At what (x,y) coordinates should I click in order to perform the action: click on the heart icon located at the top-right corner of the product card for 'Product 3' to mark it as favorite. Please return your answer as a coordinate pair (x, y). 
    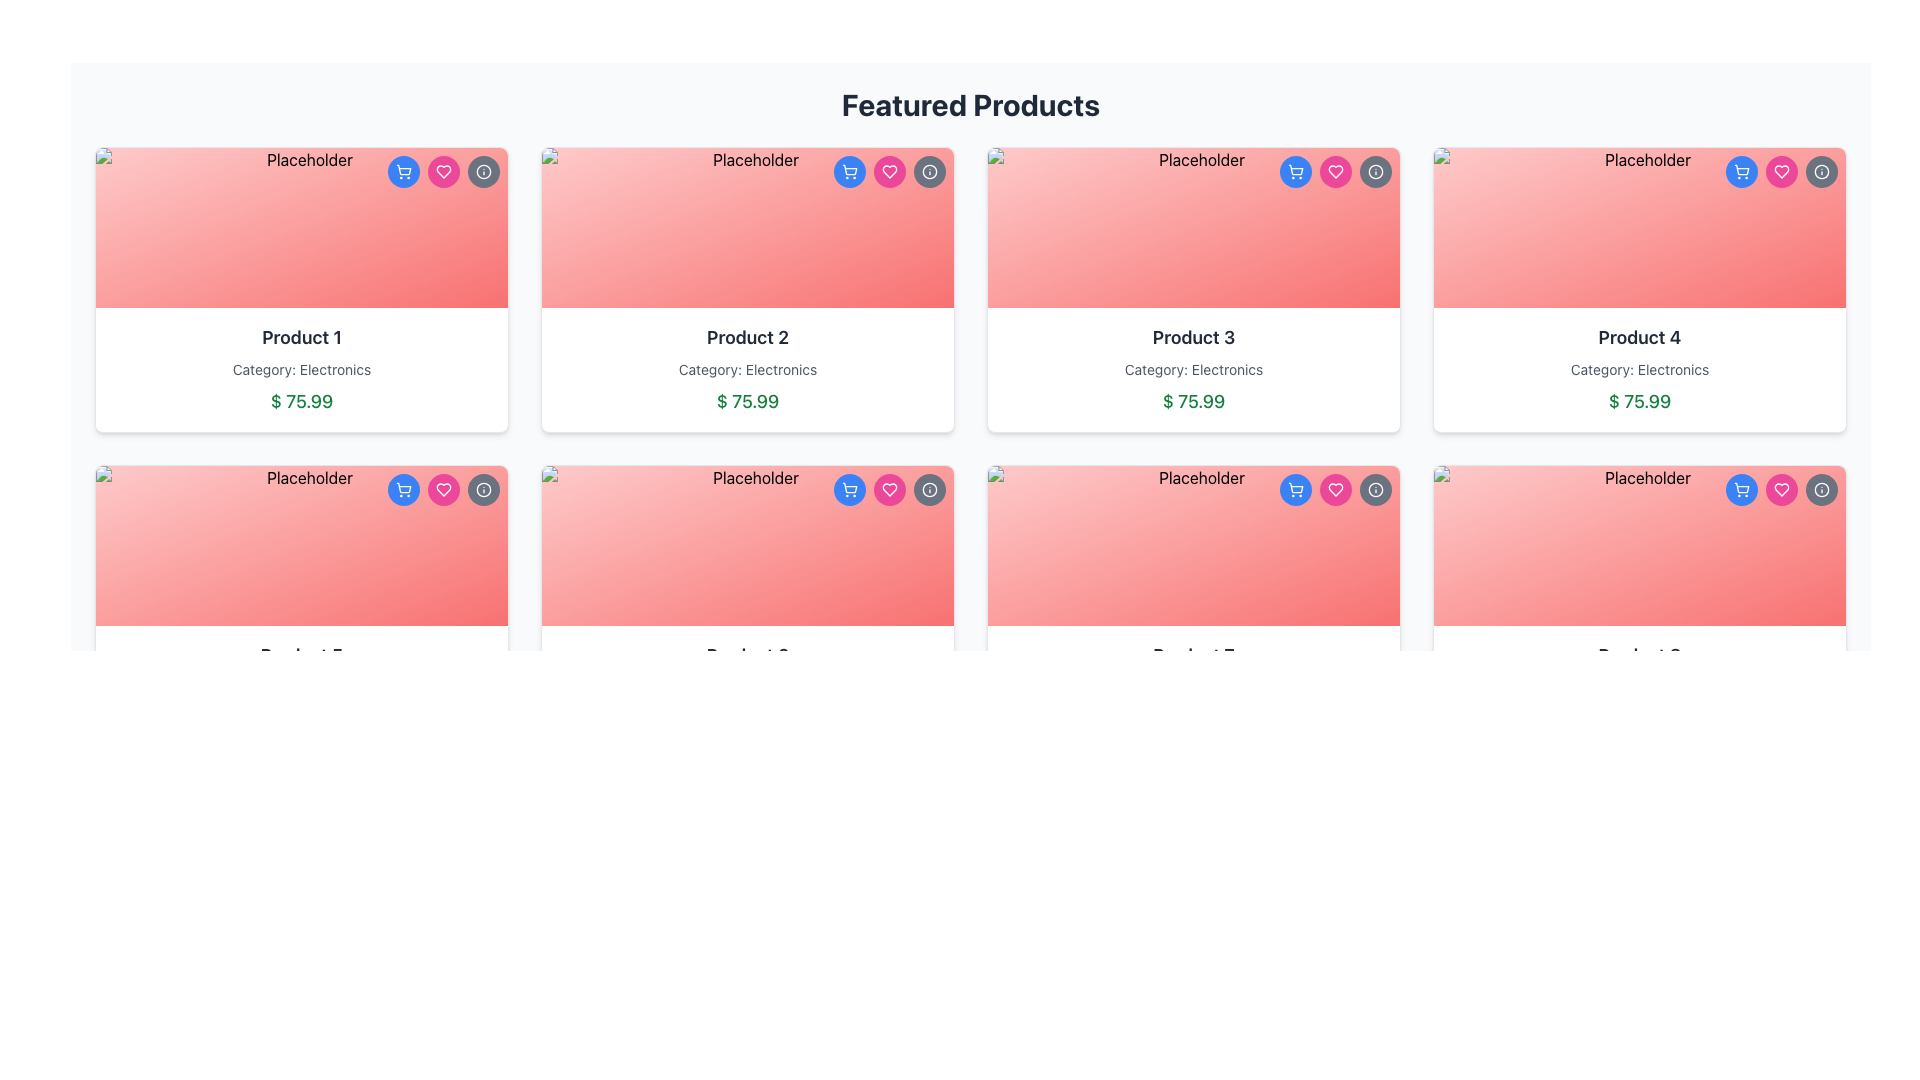
    Looking at the image, I should click on (1335, 171).